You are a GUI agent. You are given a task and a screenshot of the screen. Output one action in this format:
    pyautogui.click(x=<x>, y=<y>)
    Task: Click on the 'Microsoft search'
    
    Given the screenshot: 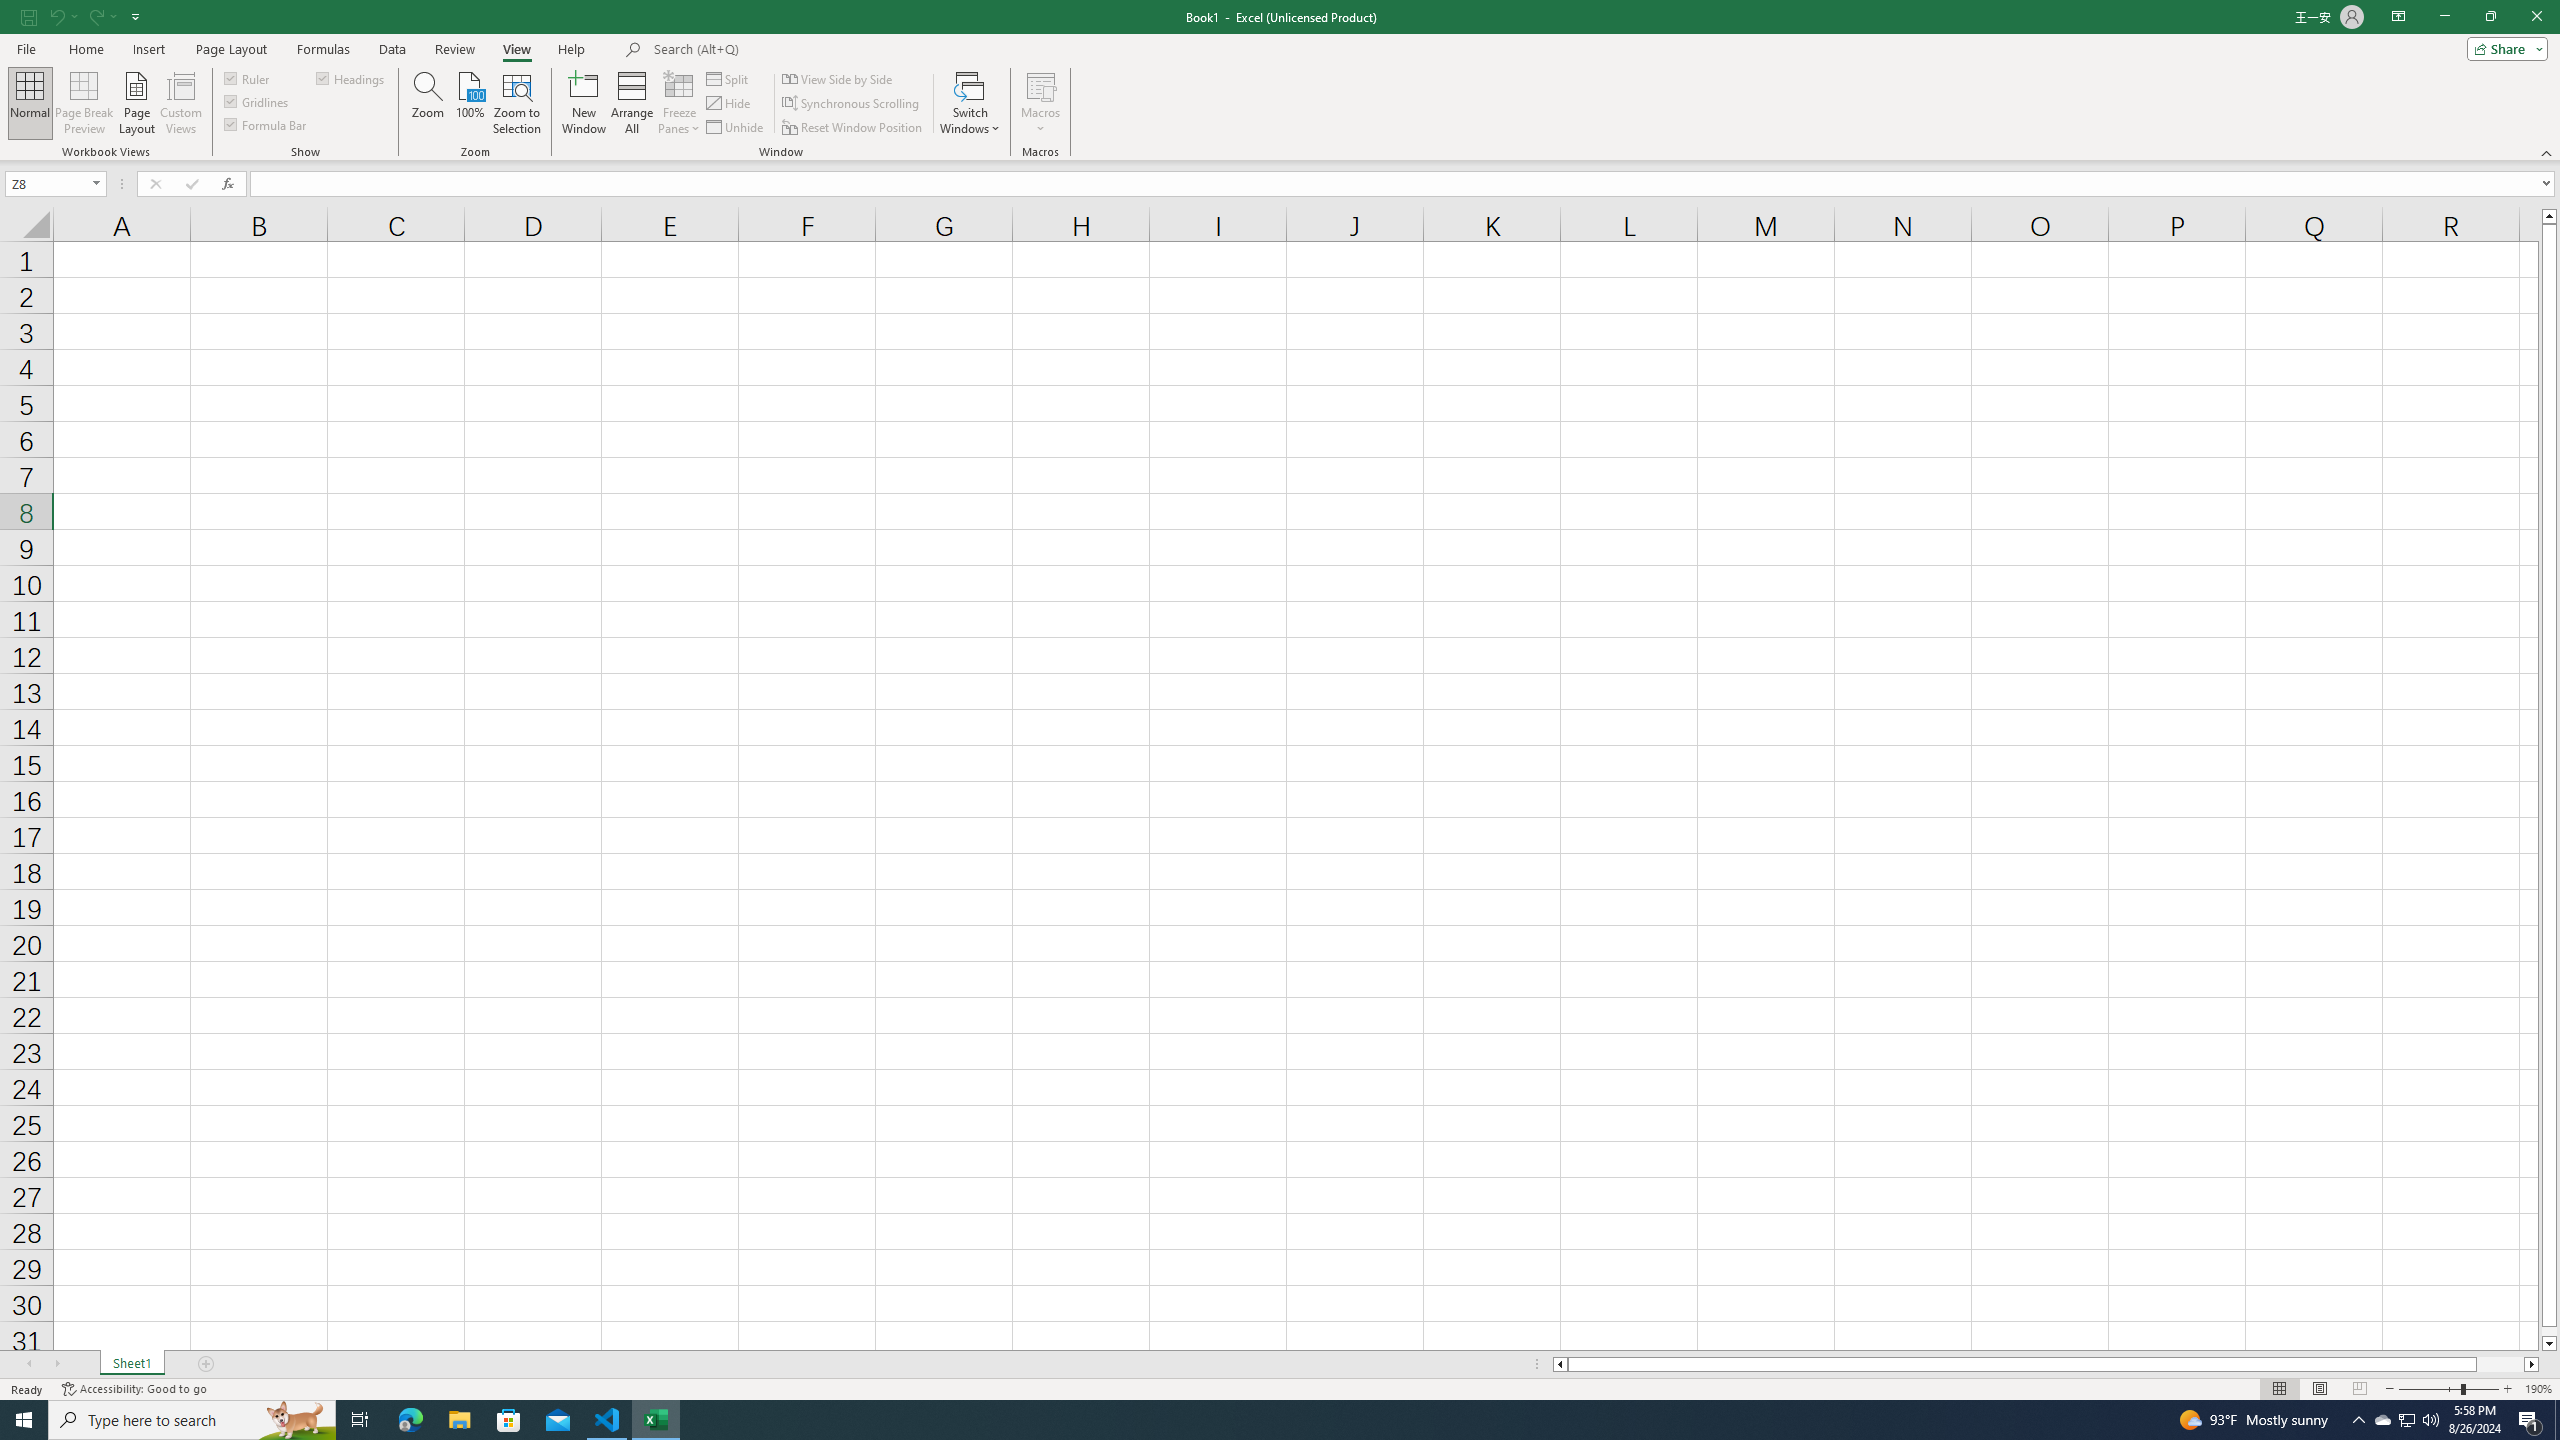 What is the action you would take?
    pyautogui.click(x=791, y=49)
    